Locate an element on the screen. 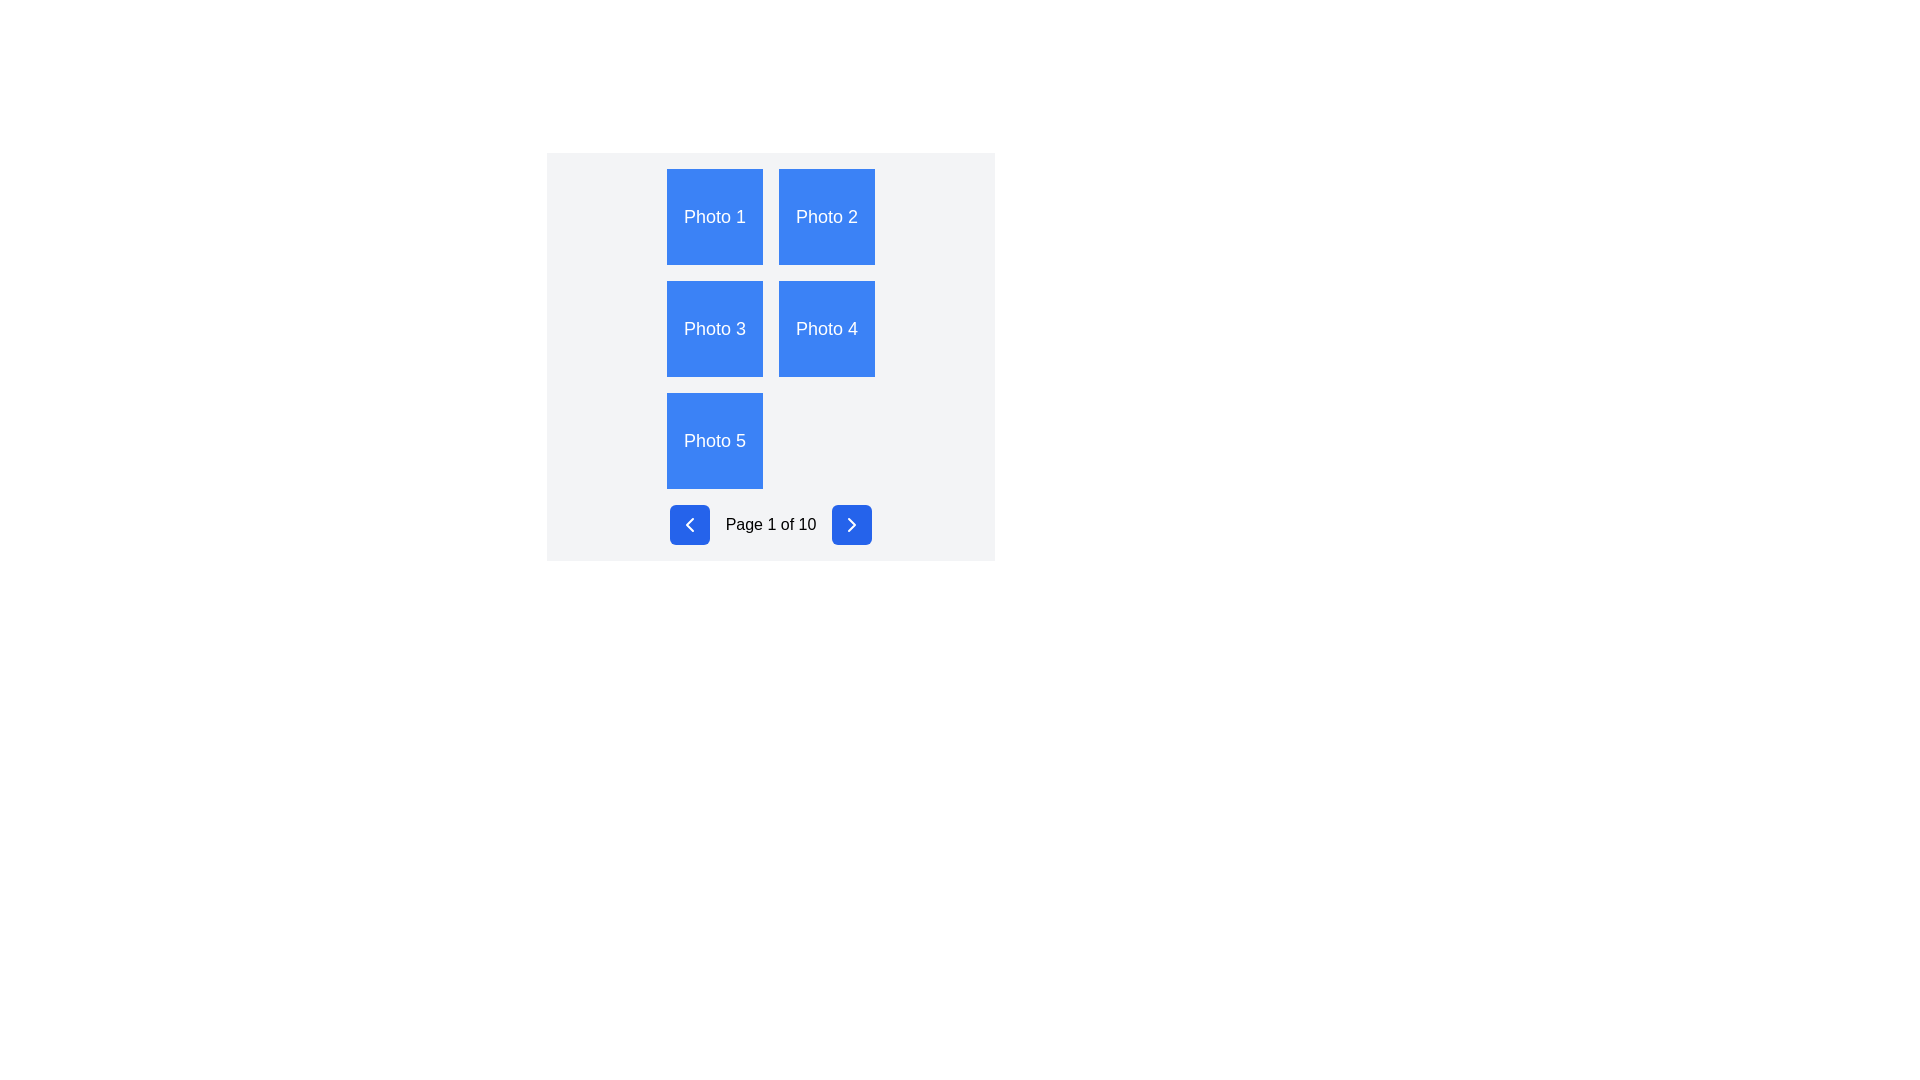  the pagination button that navigates to the next page, located at the far-right of the 'Page 1 of 10' text and adjacent to a left-facing chevron button is located at coordinates (852, 523).